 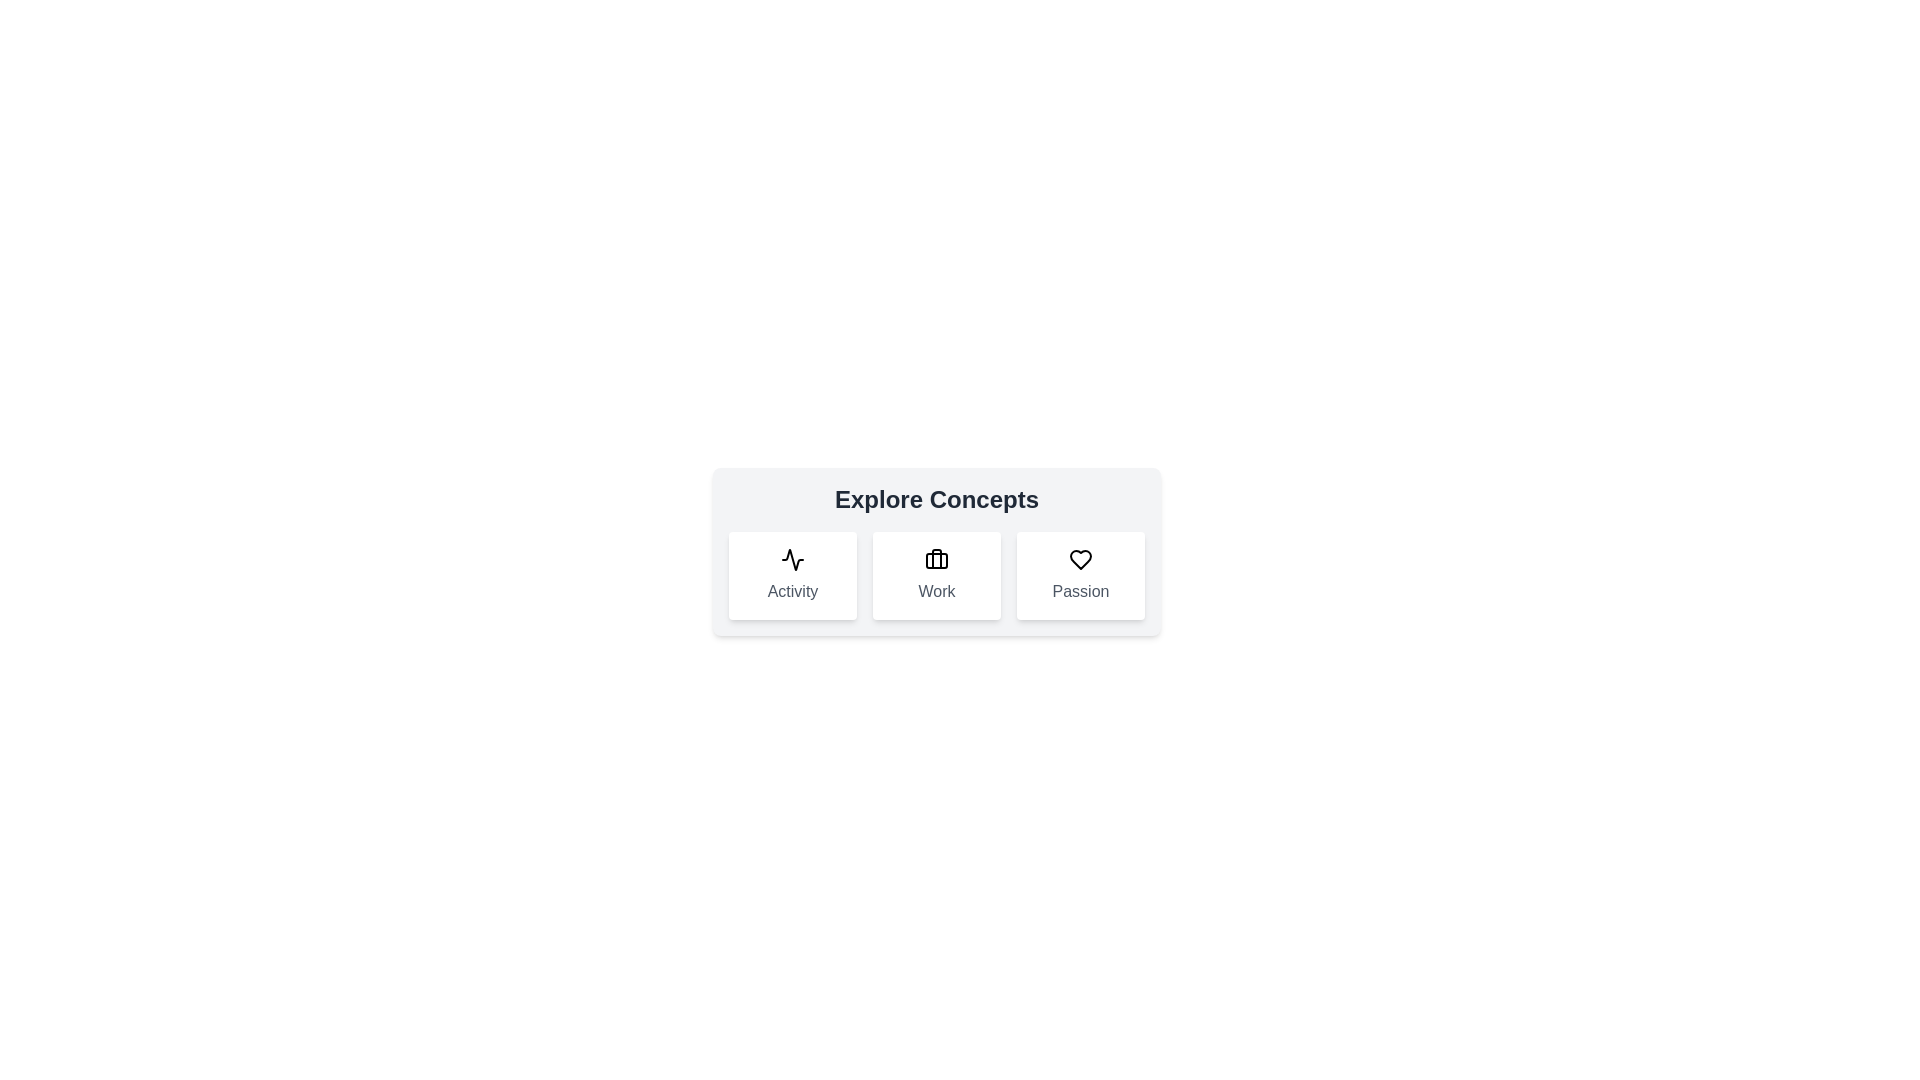 I want to click on the second section of the Grid layout containing clickable sections, so click(x=935, y=575).